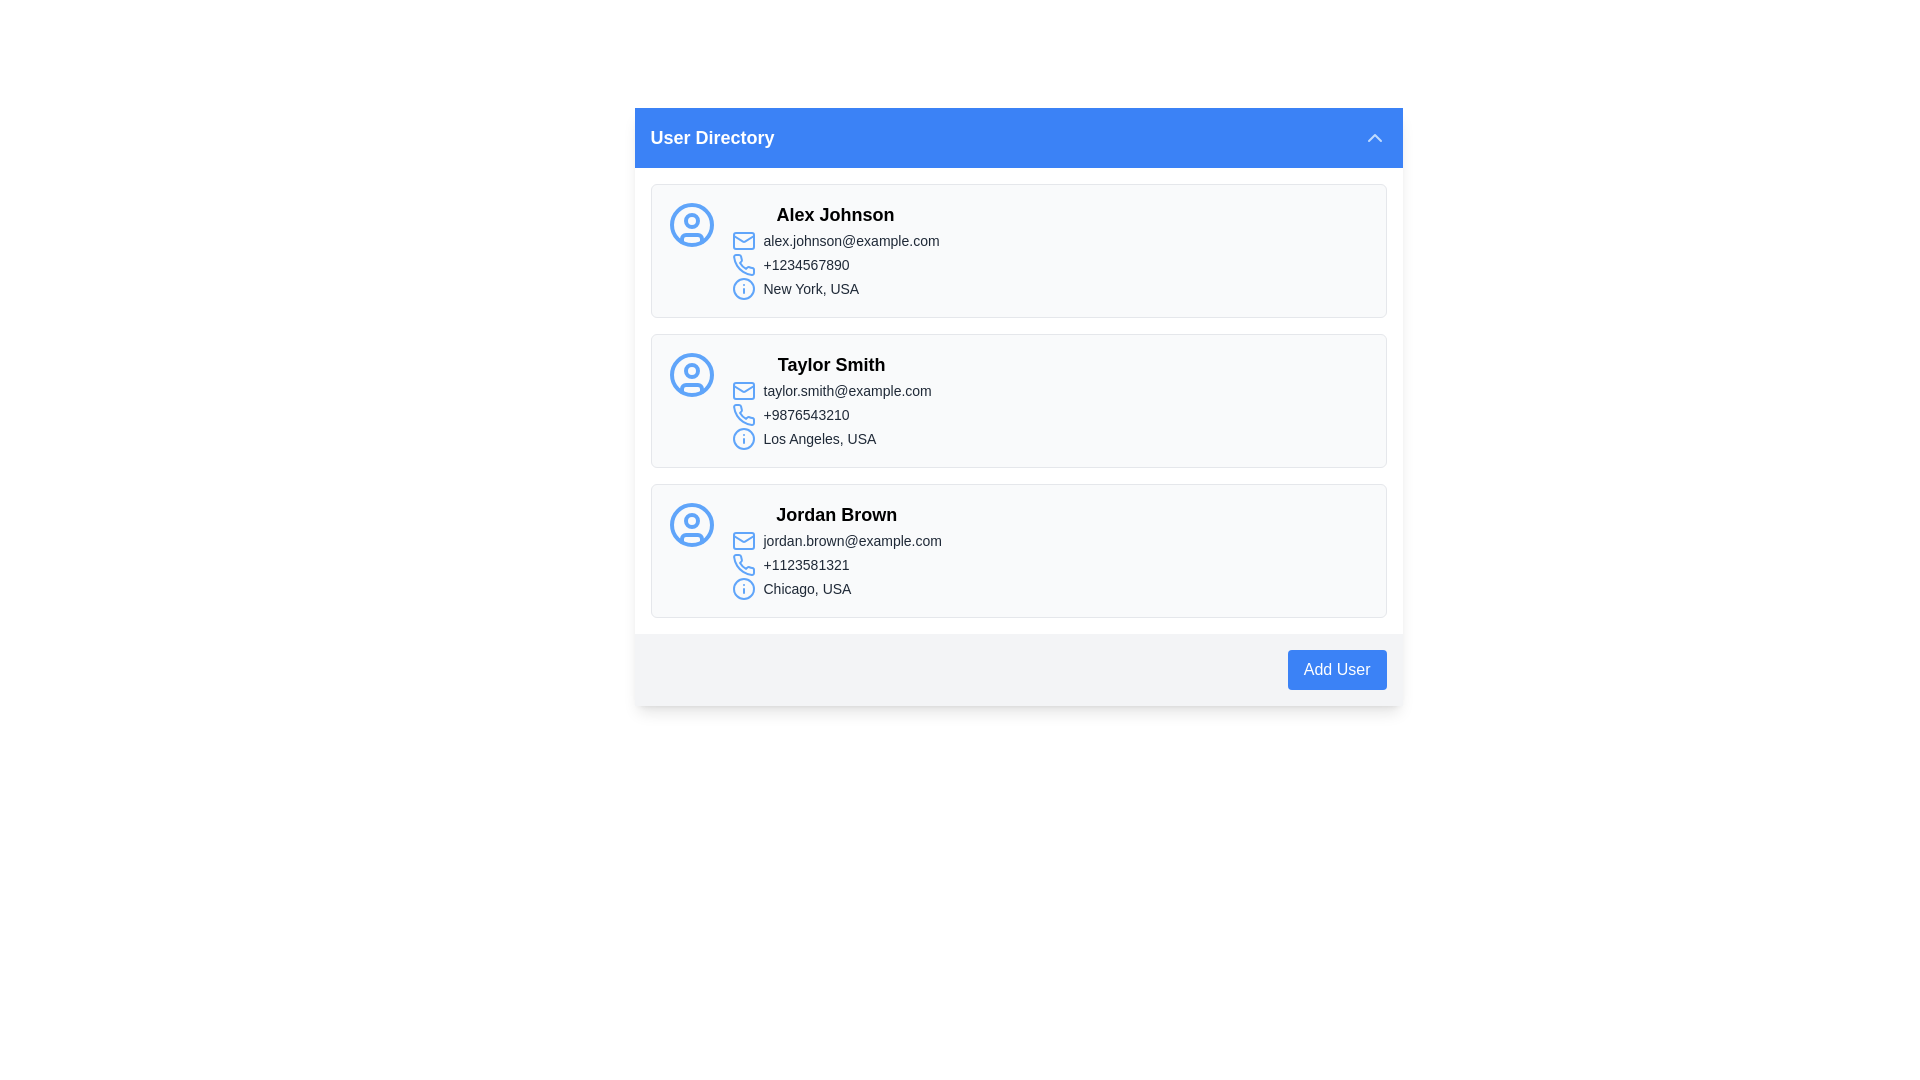  I want to click on the user profile icon for 'Jordan Brown', which is a light blue outline style icon located at the start of the block containing user information, so click(691, 523).